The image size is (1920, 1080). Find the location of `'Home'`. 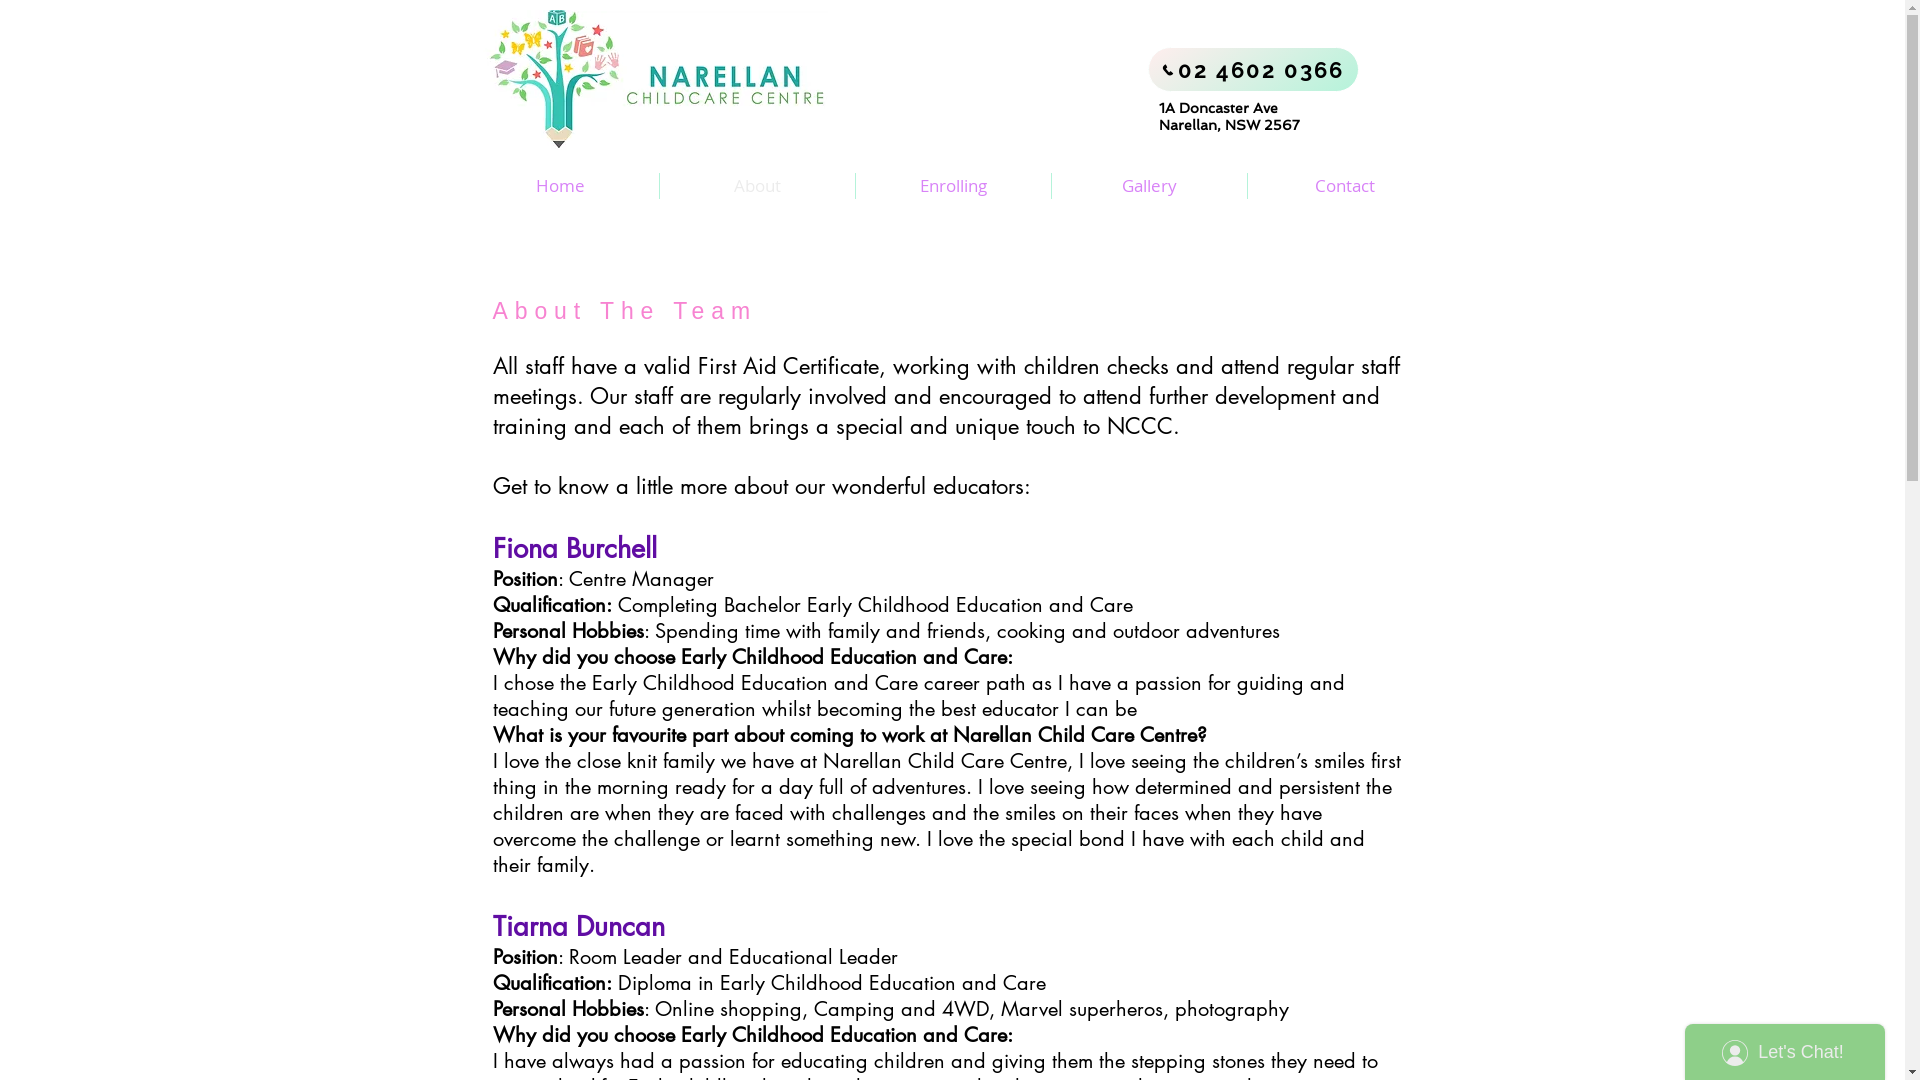

'Home' is located at coordinates (560, 185).